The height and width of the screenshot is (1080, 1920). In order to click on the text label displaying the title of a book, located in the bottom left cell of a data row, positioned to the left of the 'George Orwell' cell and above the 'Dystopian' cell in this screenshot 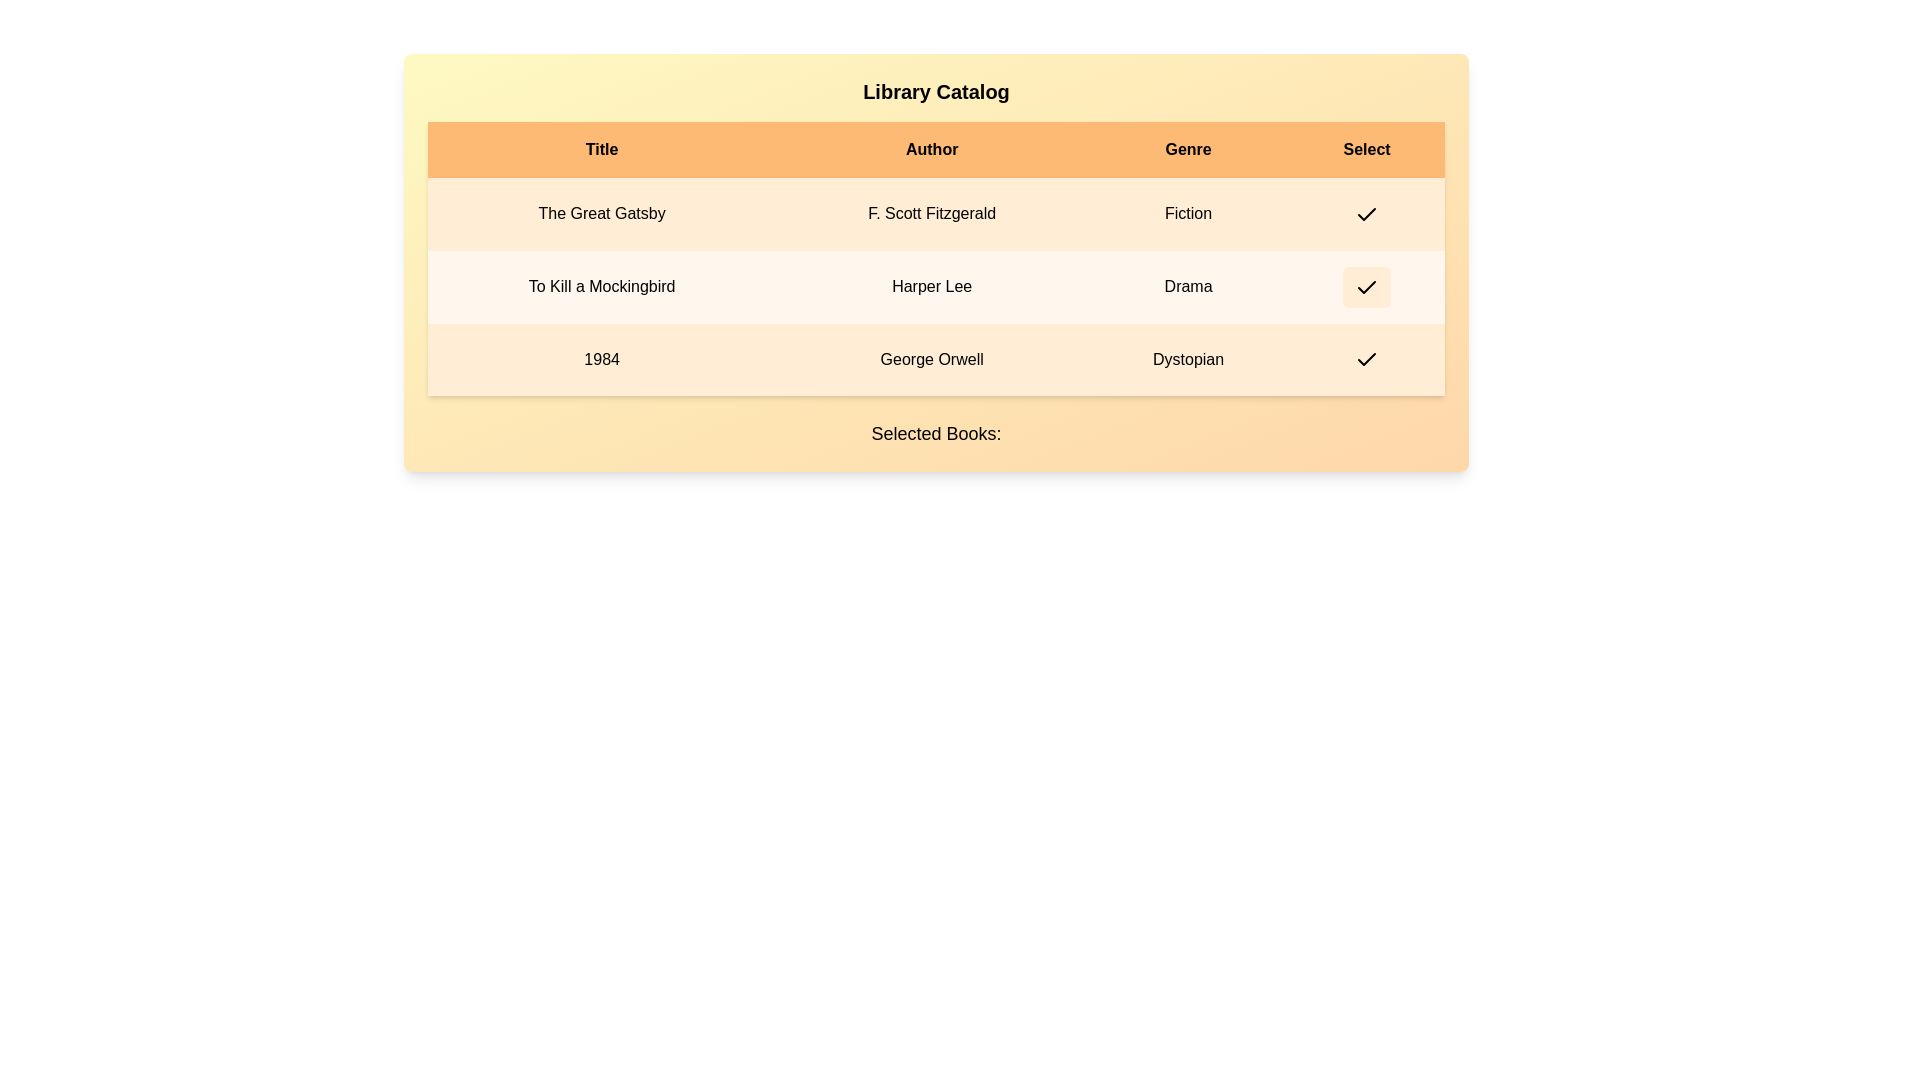, I will do `click(601, 358)`.